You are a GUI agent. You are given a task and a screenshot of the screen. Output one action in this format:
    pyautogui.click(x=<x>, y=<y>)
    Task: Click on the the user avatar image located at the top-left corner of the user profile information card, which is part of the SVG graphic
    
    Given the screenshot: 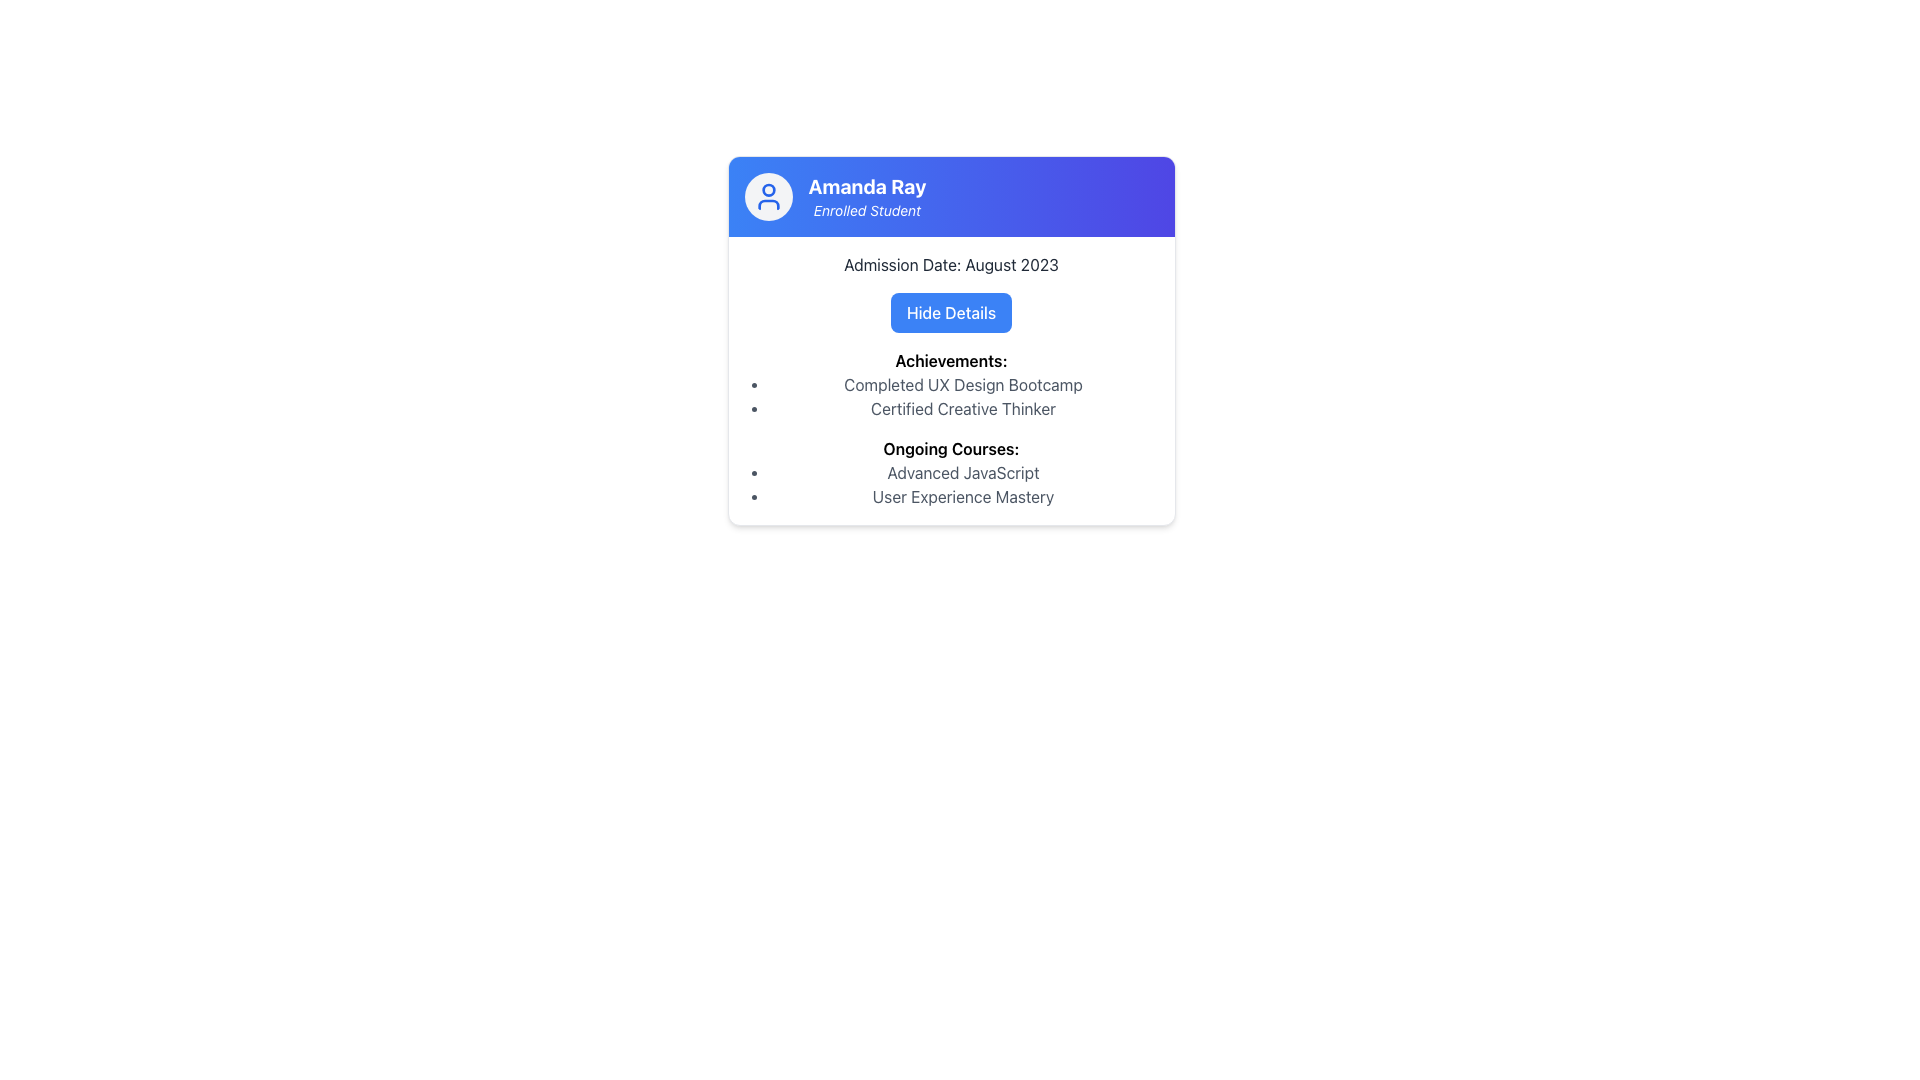 What is the action you would take?
    pyautogui.click(x=767, y=190)
    